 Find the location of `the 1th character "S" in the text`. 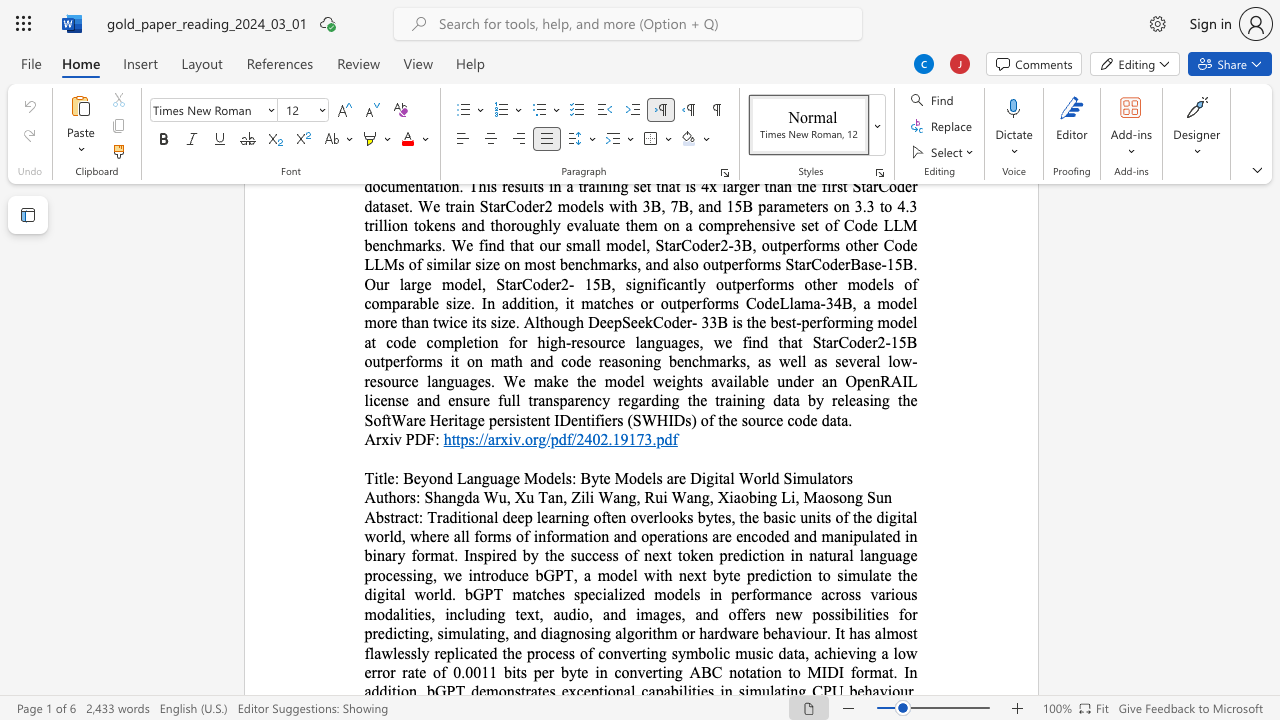

the 1th character "S" in the text is located at coordinates (427, 496).